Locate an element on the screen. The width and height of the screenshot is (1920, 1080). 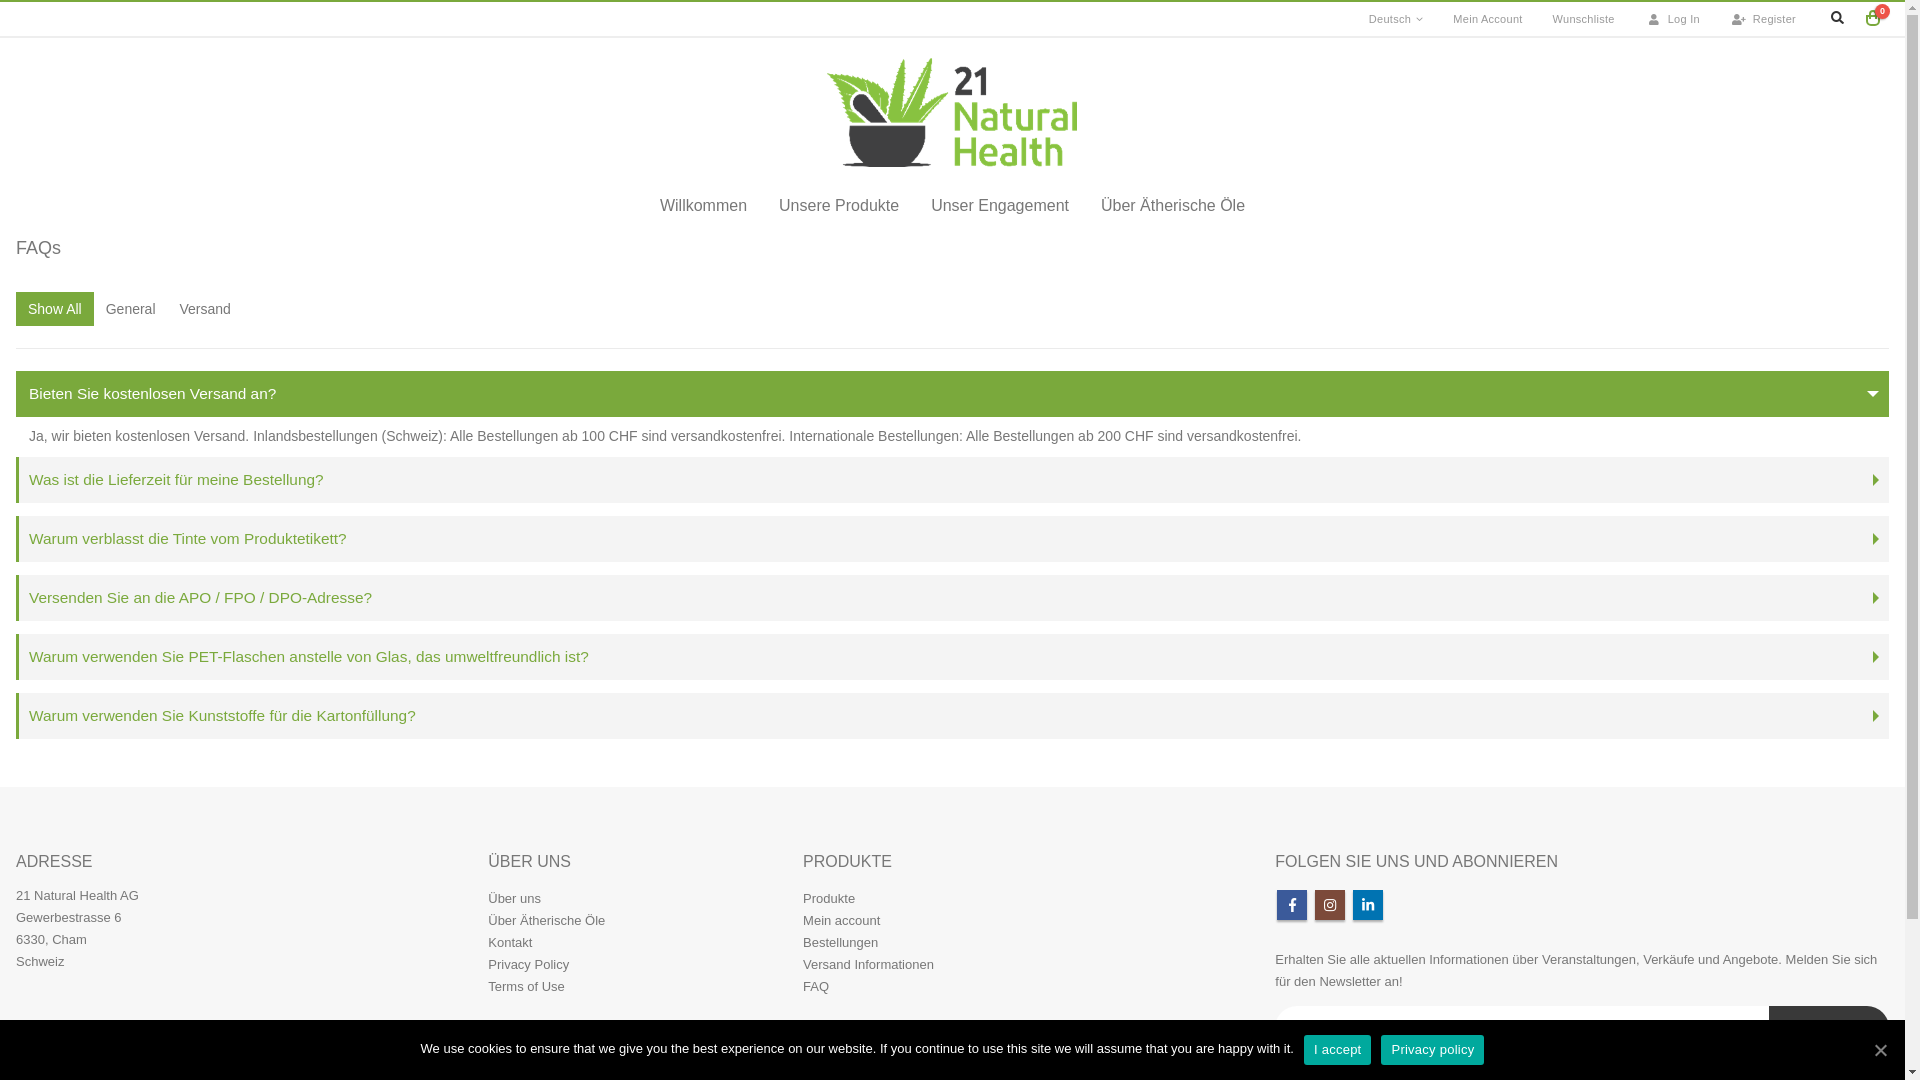
'Facebook' is located at coordinates (1291, 905).